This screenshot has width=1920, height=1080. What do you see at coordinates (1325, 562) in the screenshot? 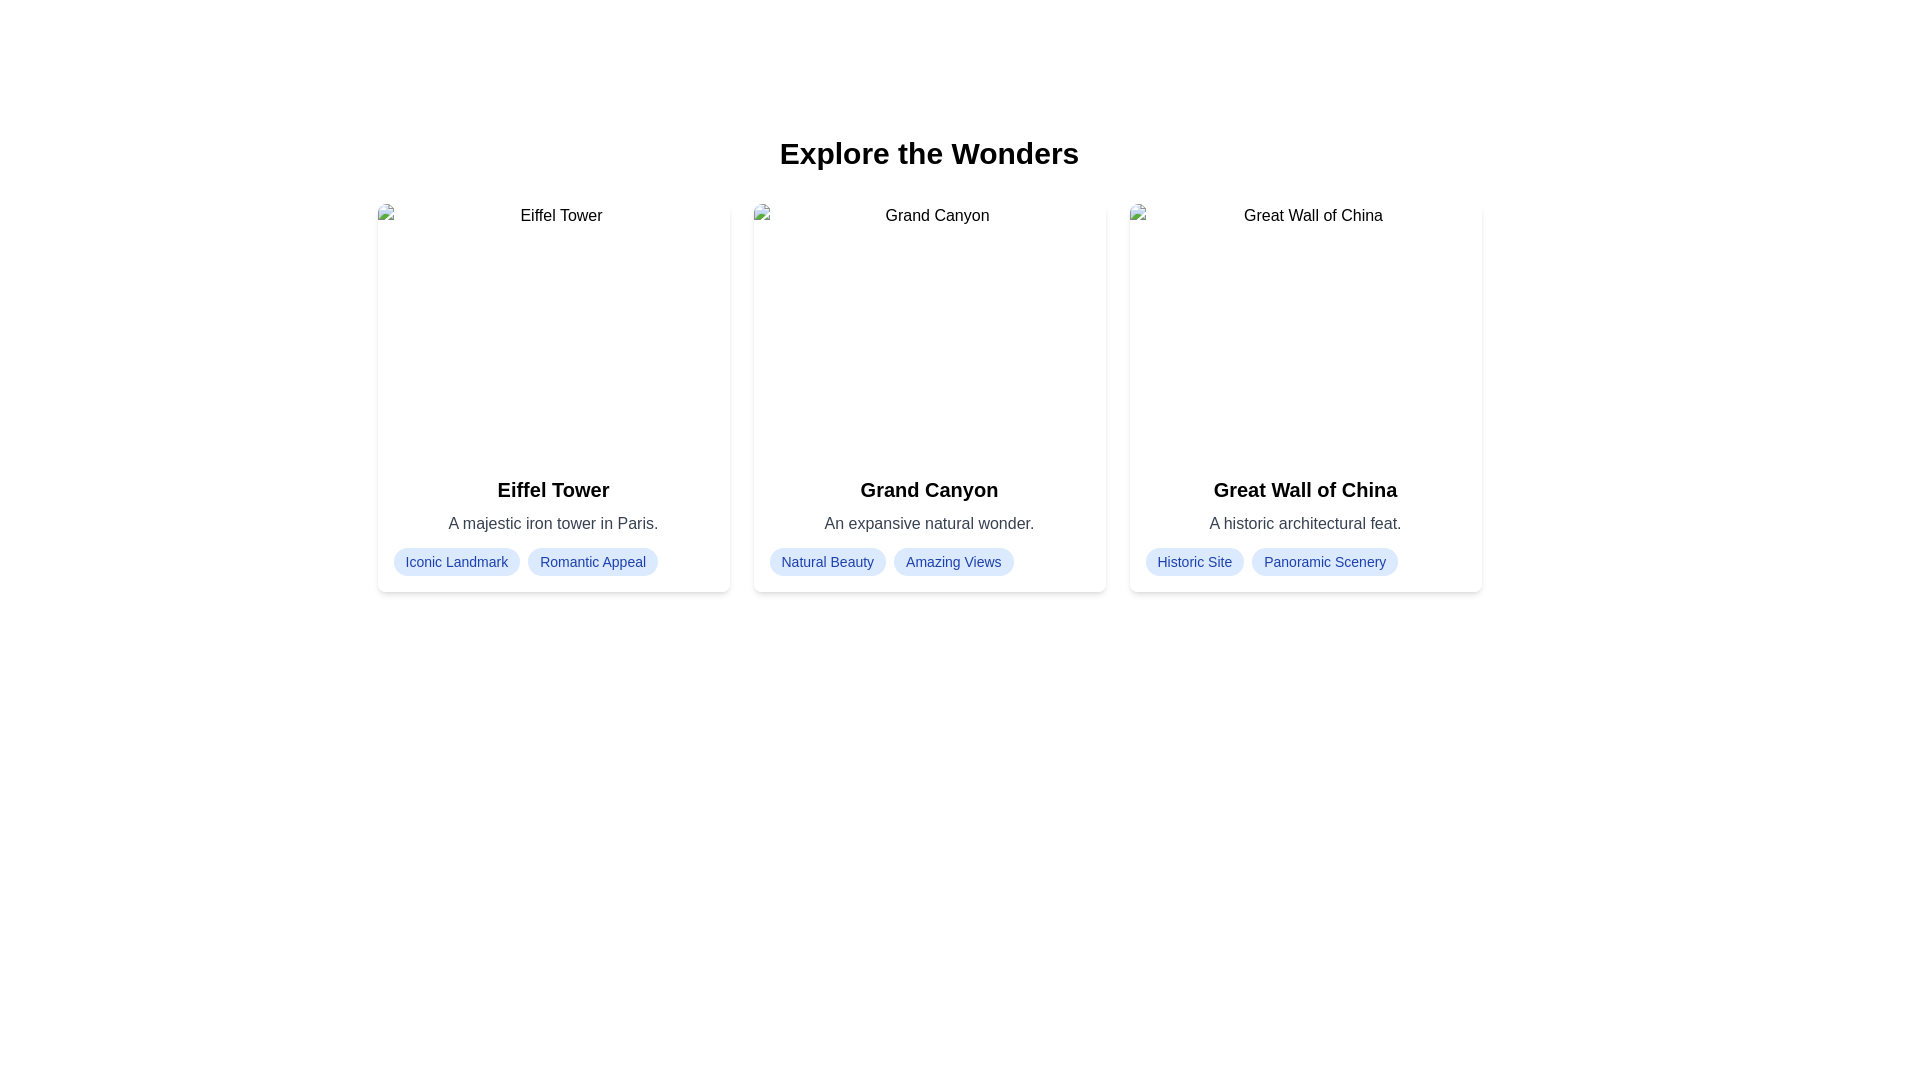
I see `the label indicating 'panoramic scenery' which is positioned to the right of the 'Historic Site' badge for the 'Great Wall of China'` at bounding box center [1325, 562].